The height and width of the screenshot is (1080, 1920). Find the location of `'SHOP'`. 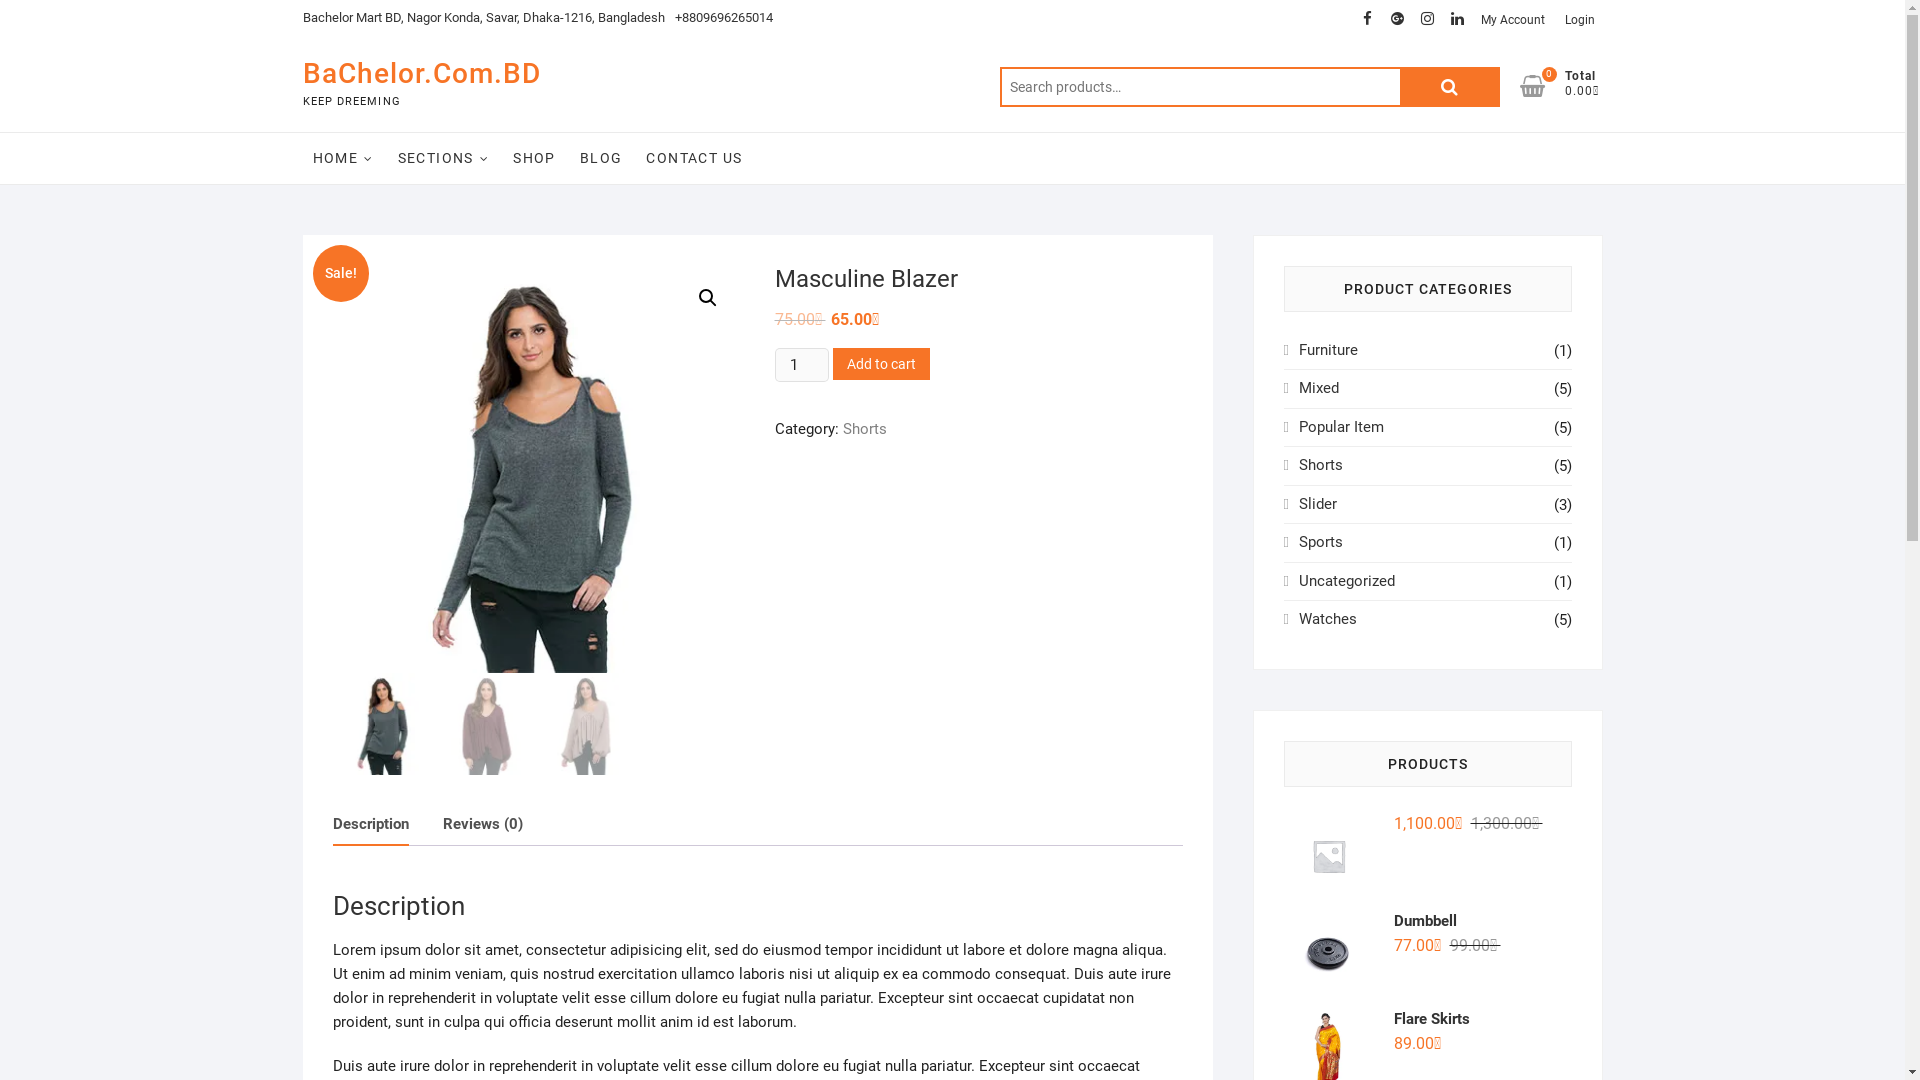

'SHOP' is located at coordinates (534, 157).